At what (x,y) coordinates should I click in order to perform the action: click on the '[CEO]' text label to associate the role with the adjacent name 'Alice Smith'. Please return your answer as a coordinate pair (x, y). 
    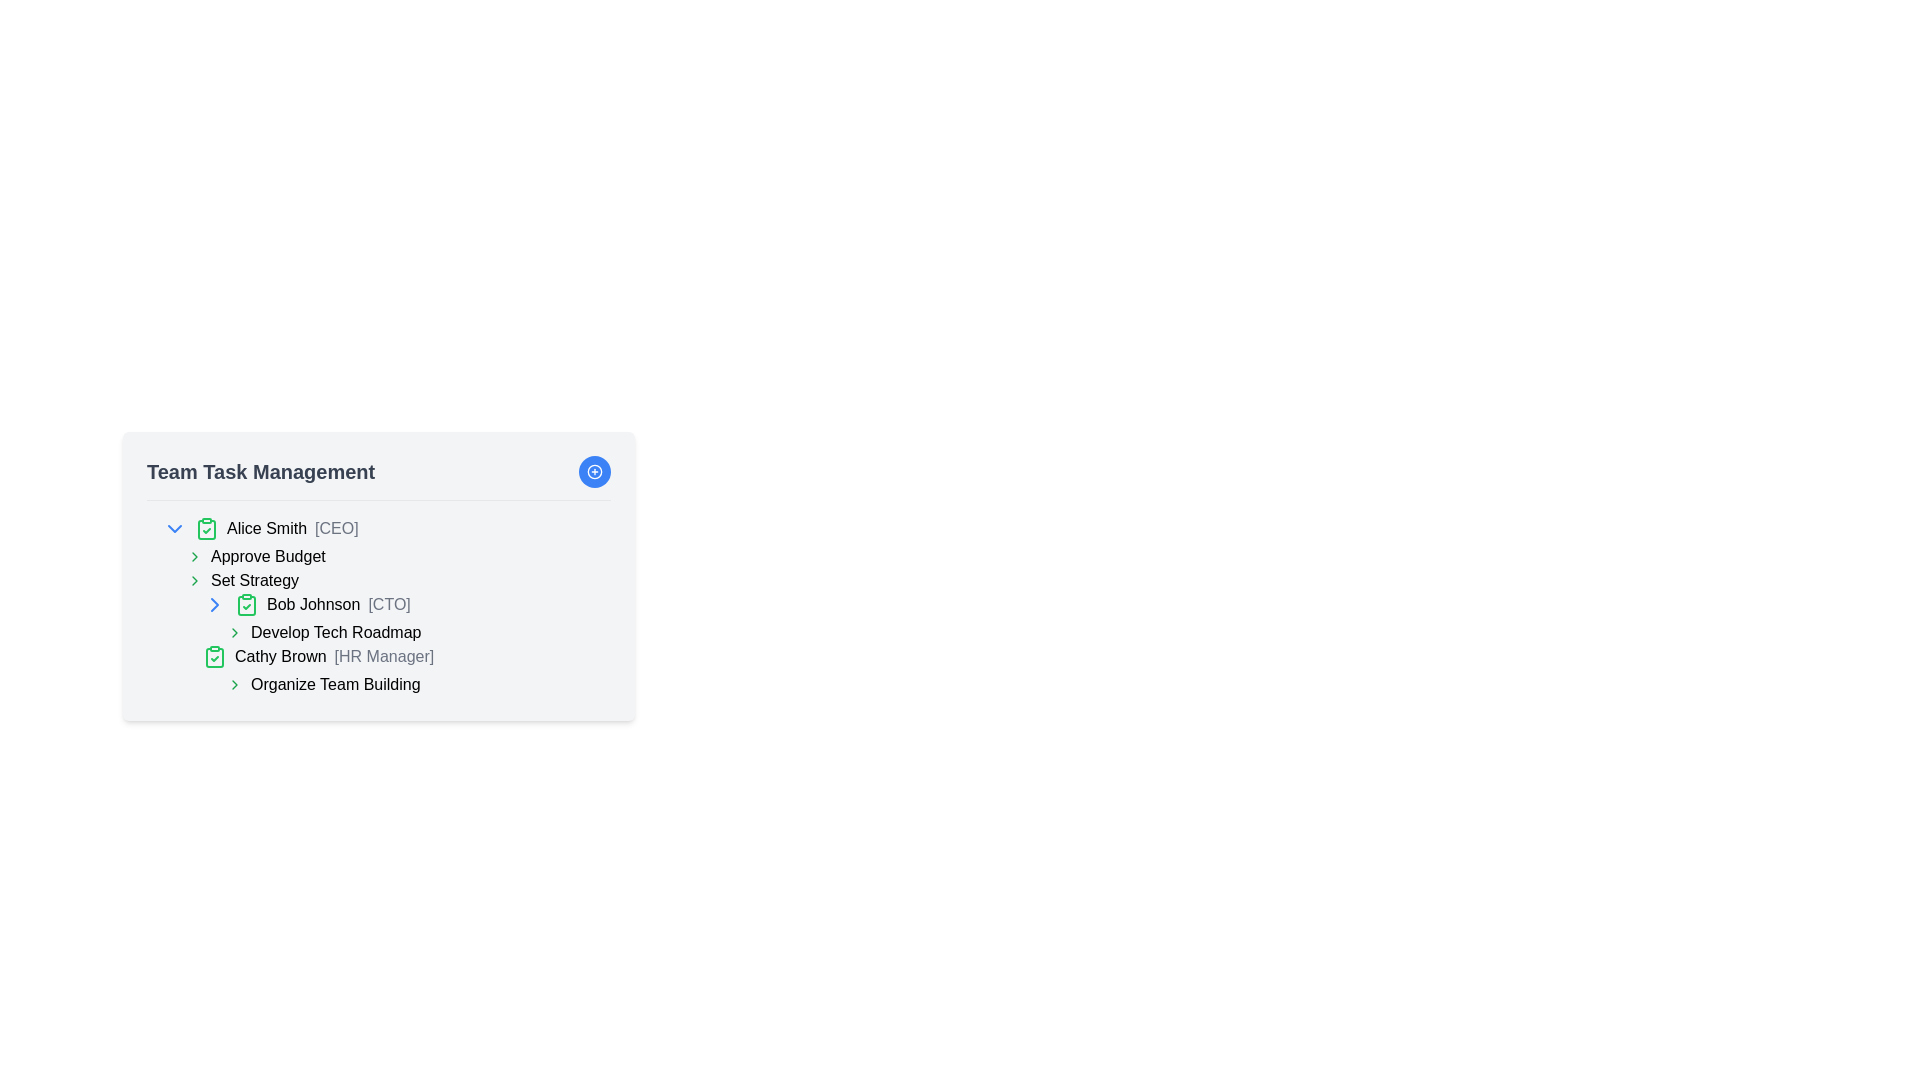
    Looking at the image, I should click on (336, 527).